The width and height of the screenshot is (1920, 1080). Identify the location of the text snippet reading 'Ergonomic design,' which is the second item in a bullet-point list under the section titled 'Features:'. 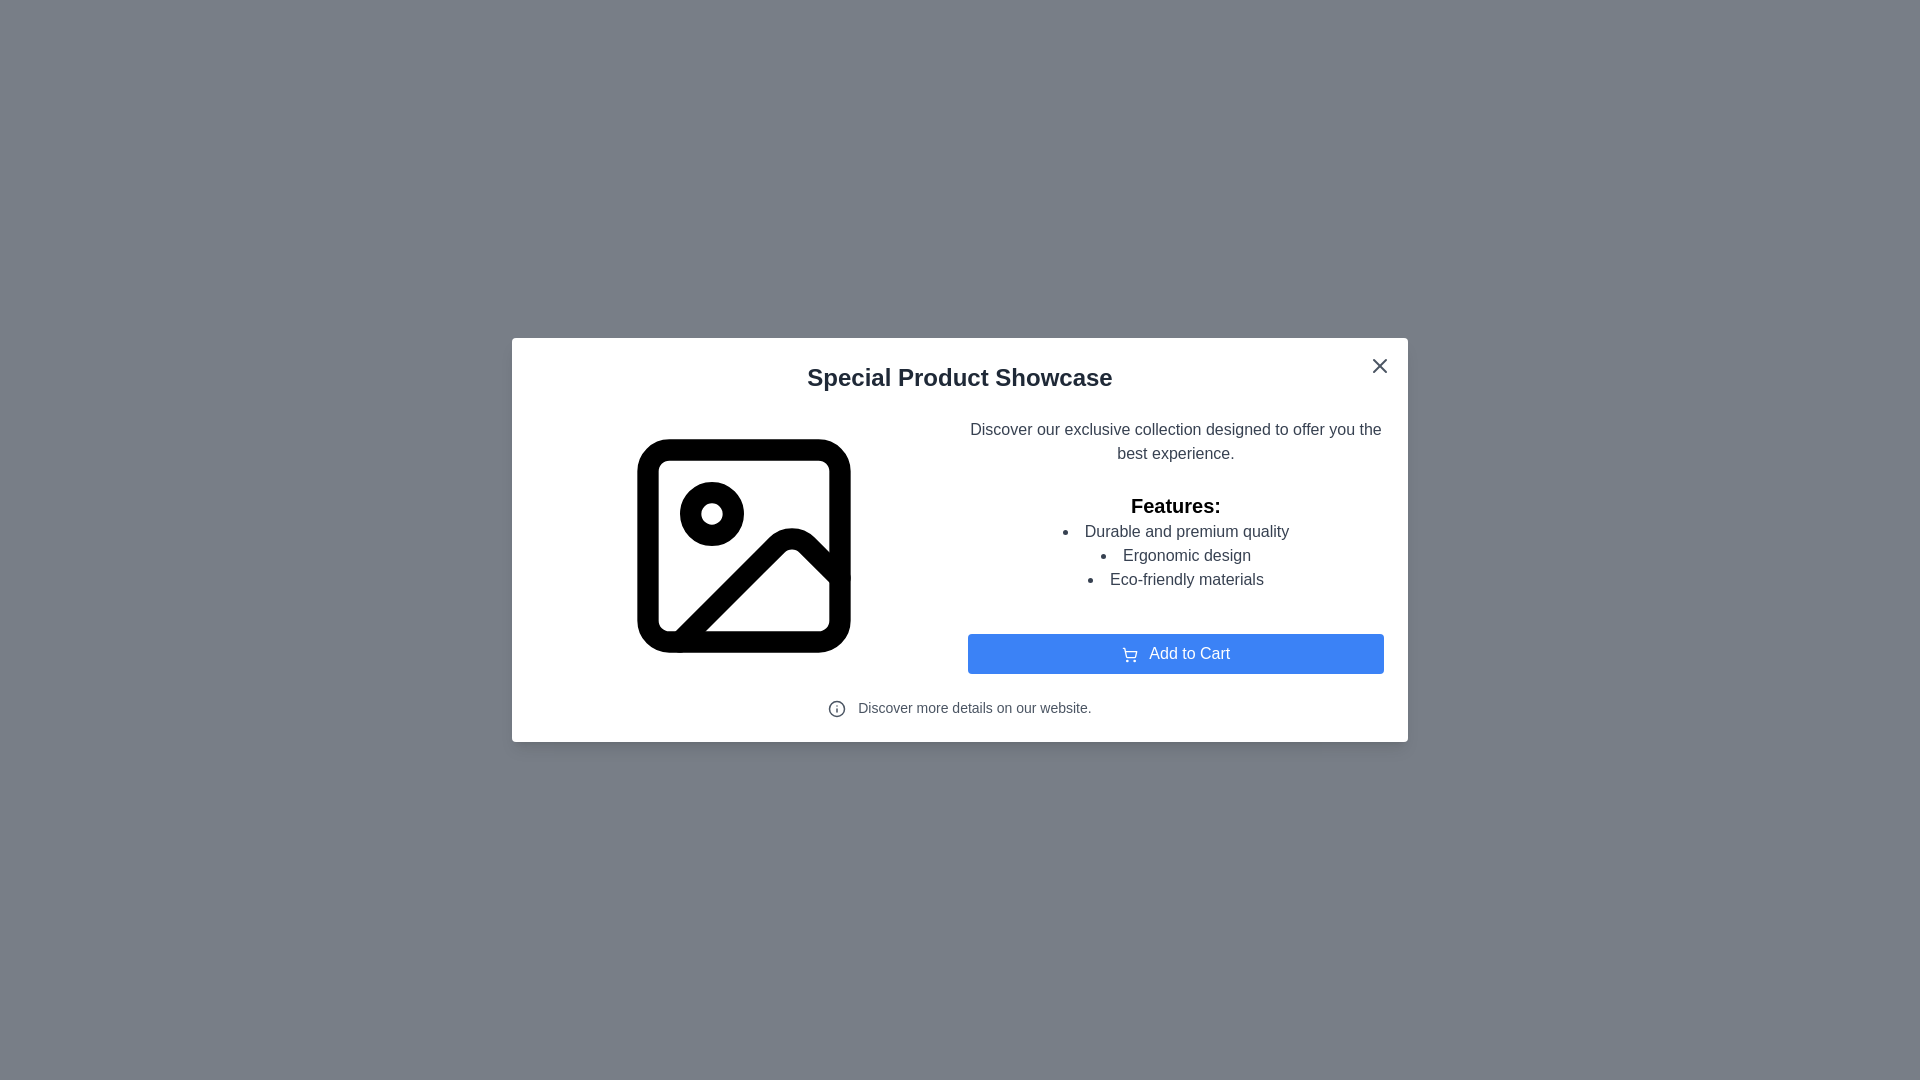
(1176, 555).